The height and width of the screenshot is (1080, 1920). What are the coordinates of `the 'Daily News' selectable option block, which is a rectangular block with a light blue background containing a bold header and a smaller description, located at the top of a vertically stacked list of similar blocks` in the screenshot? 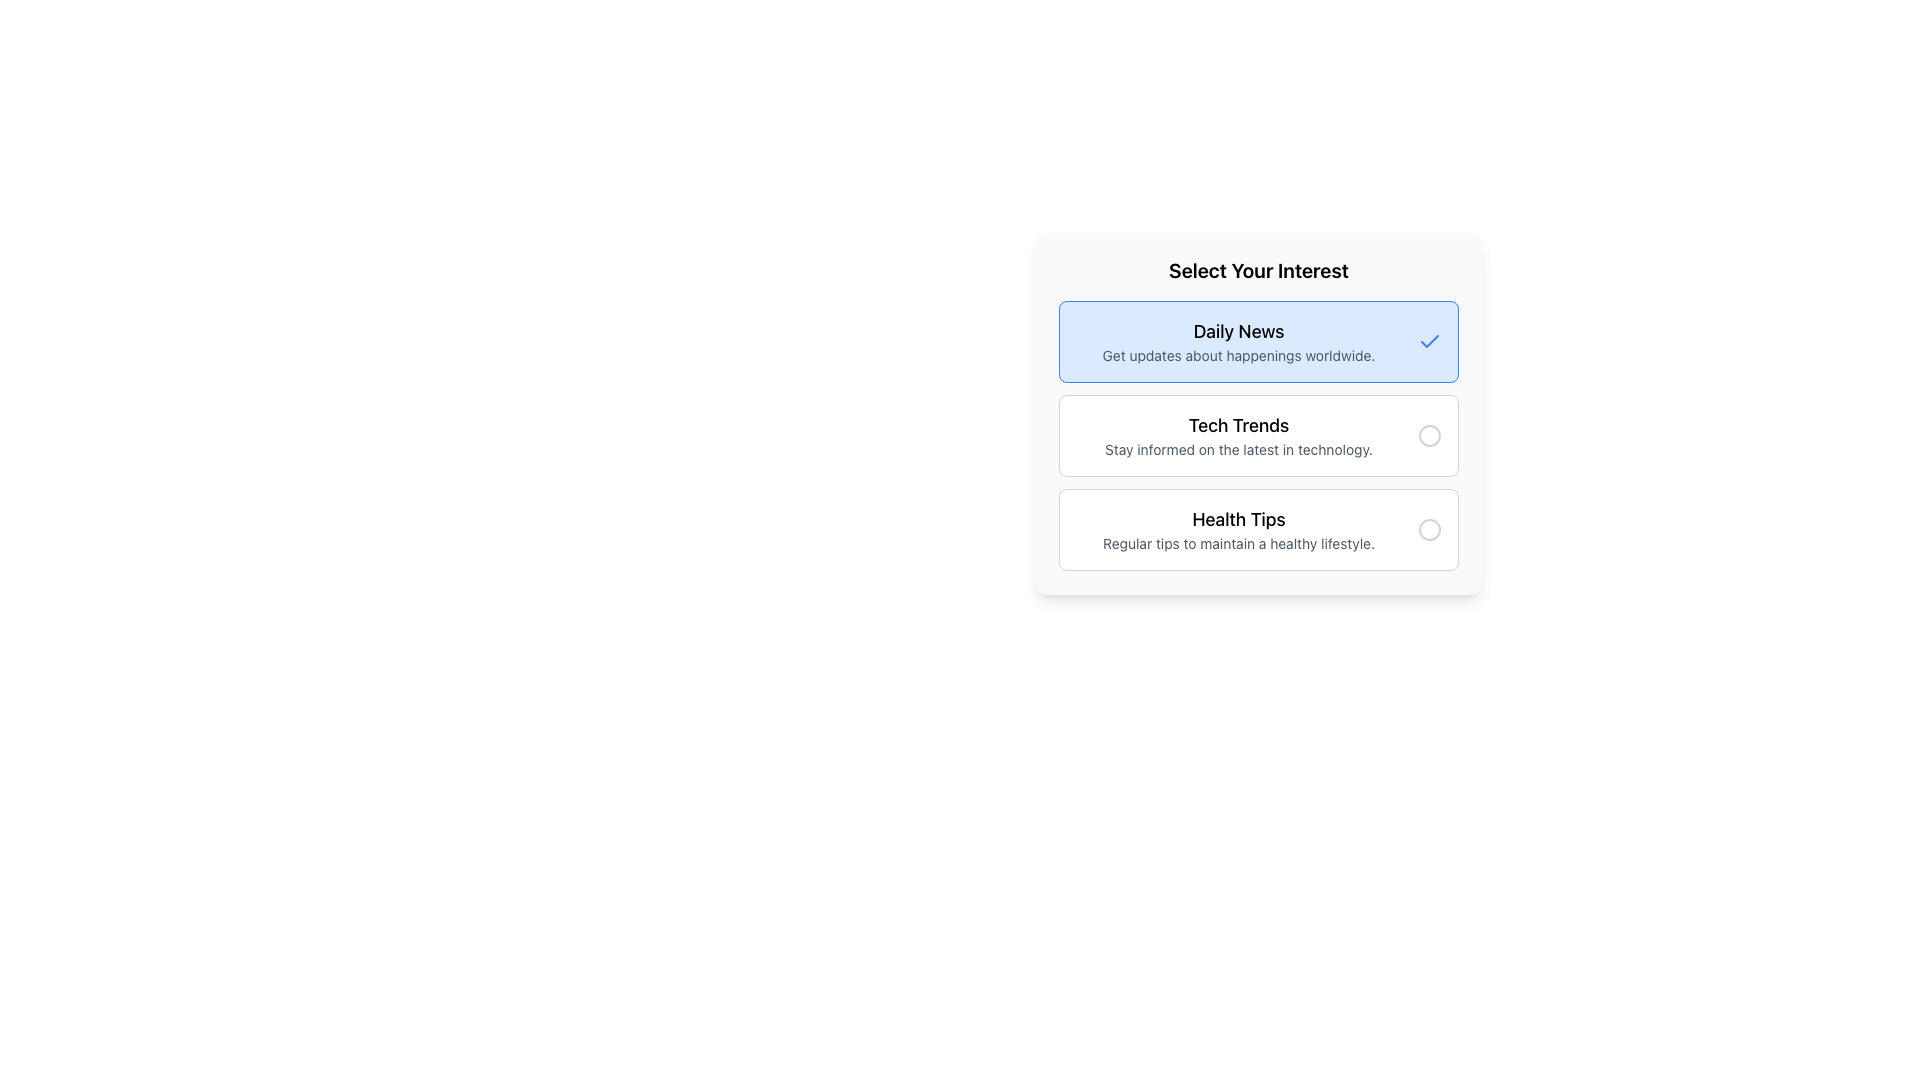 It's located at (1257, 341).